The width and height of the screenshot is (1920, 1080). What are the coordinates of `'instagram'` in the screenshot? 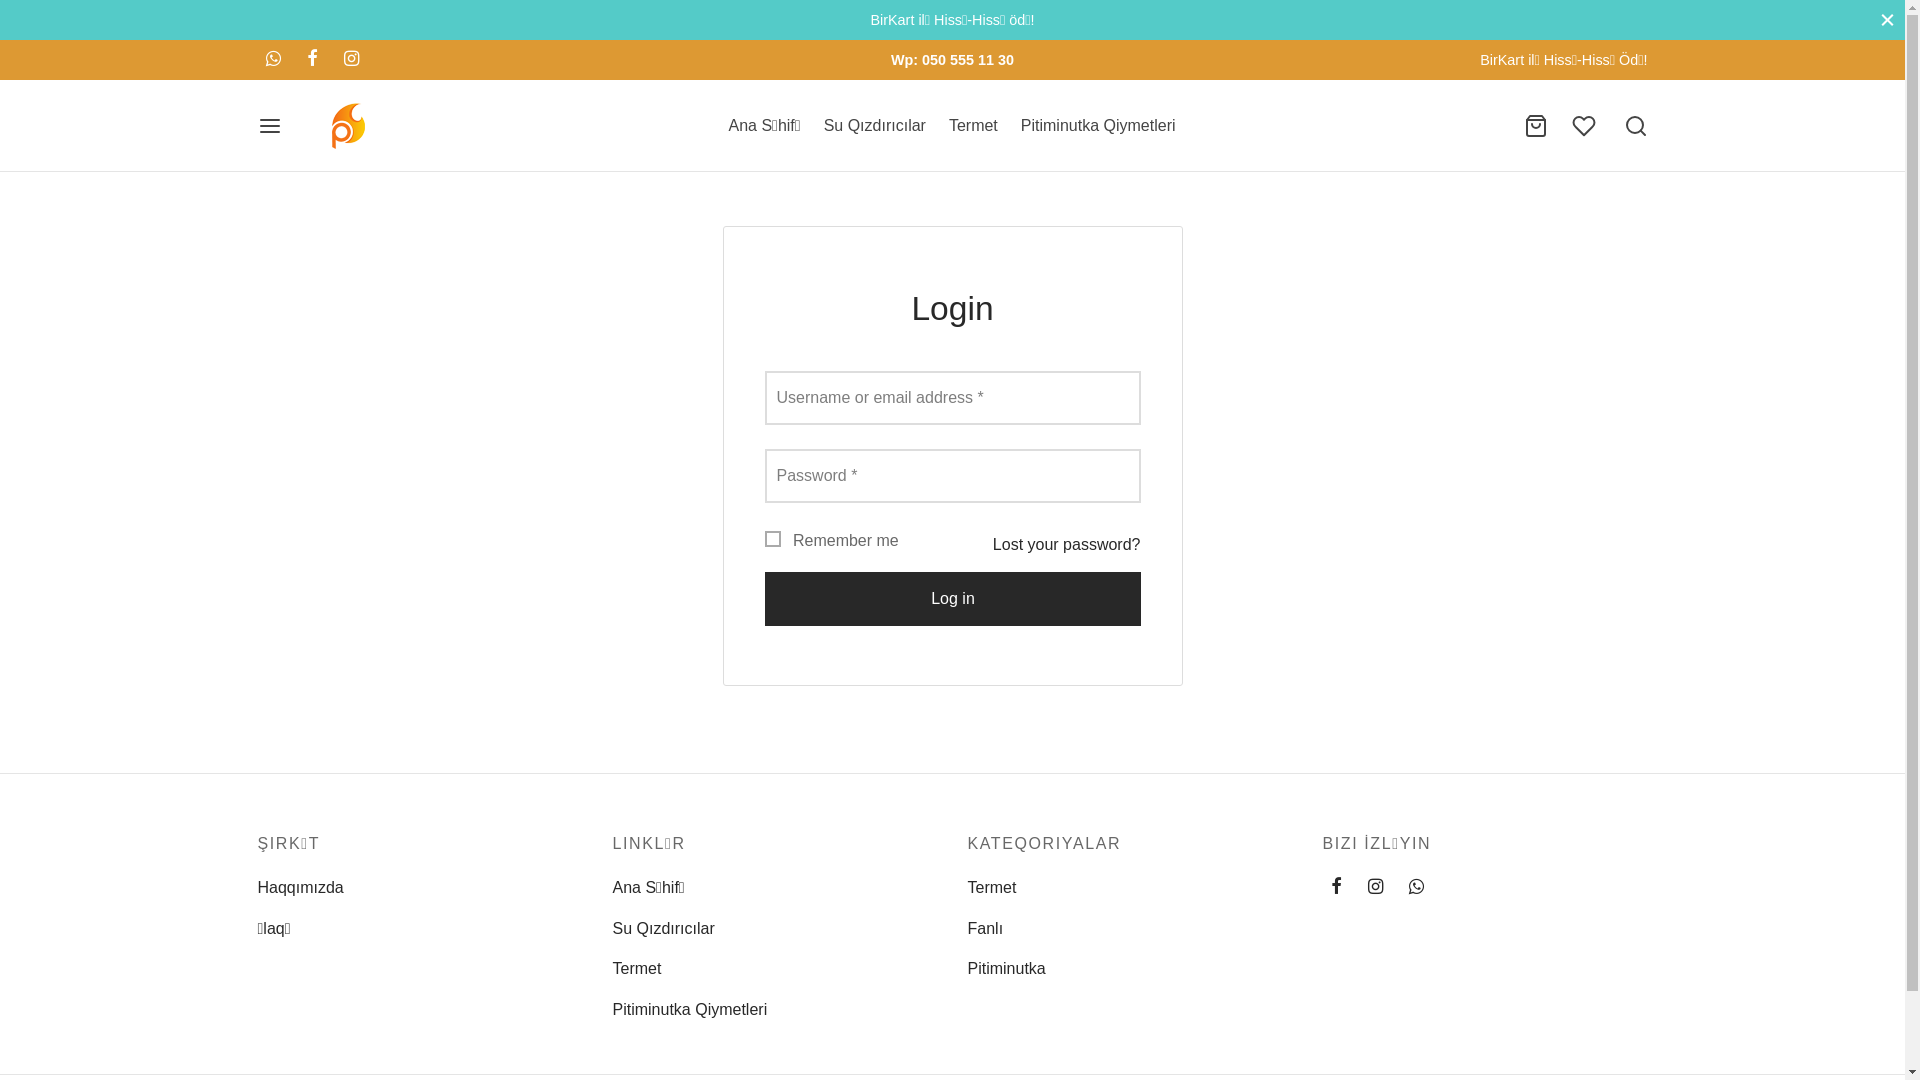 It's located at (1359, 886).